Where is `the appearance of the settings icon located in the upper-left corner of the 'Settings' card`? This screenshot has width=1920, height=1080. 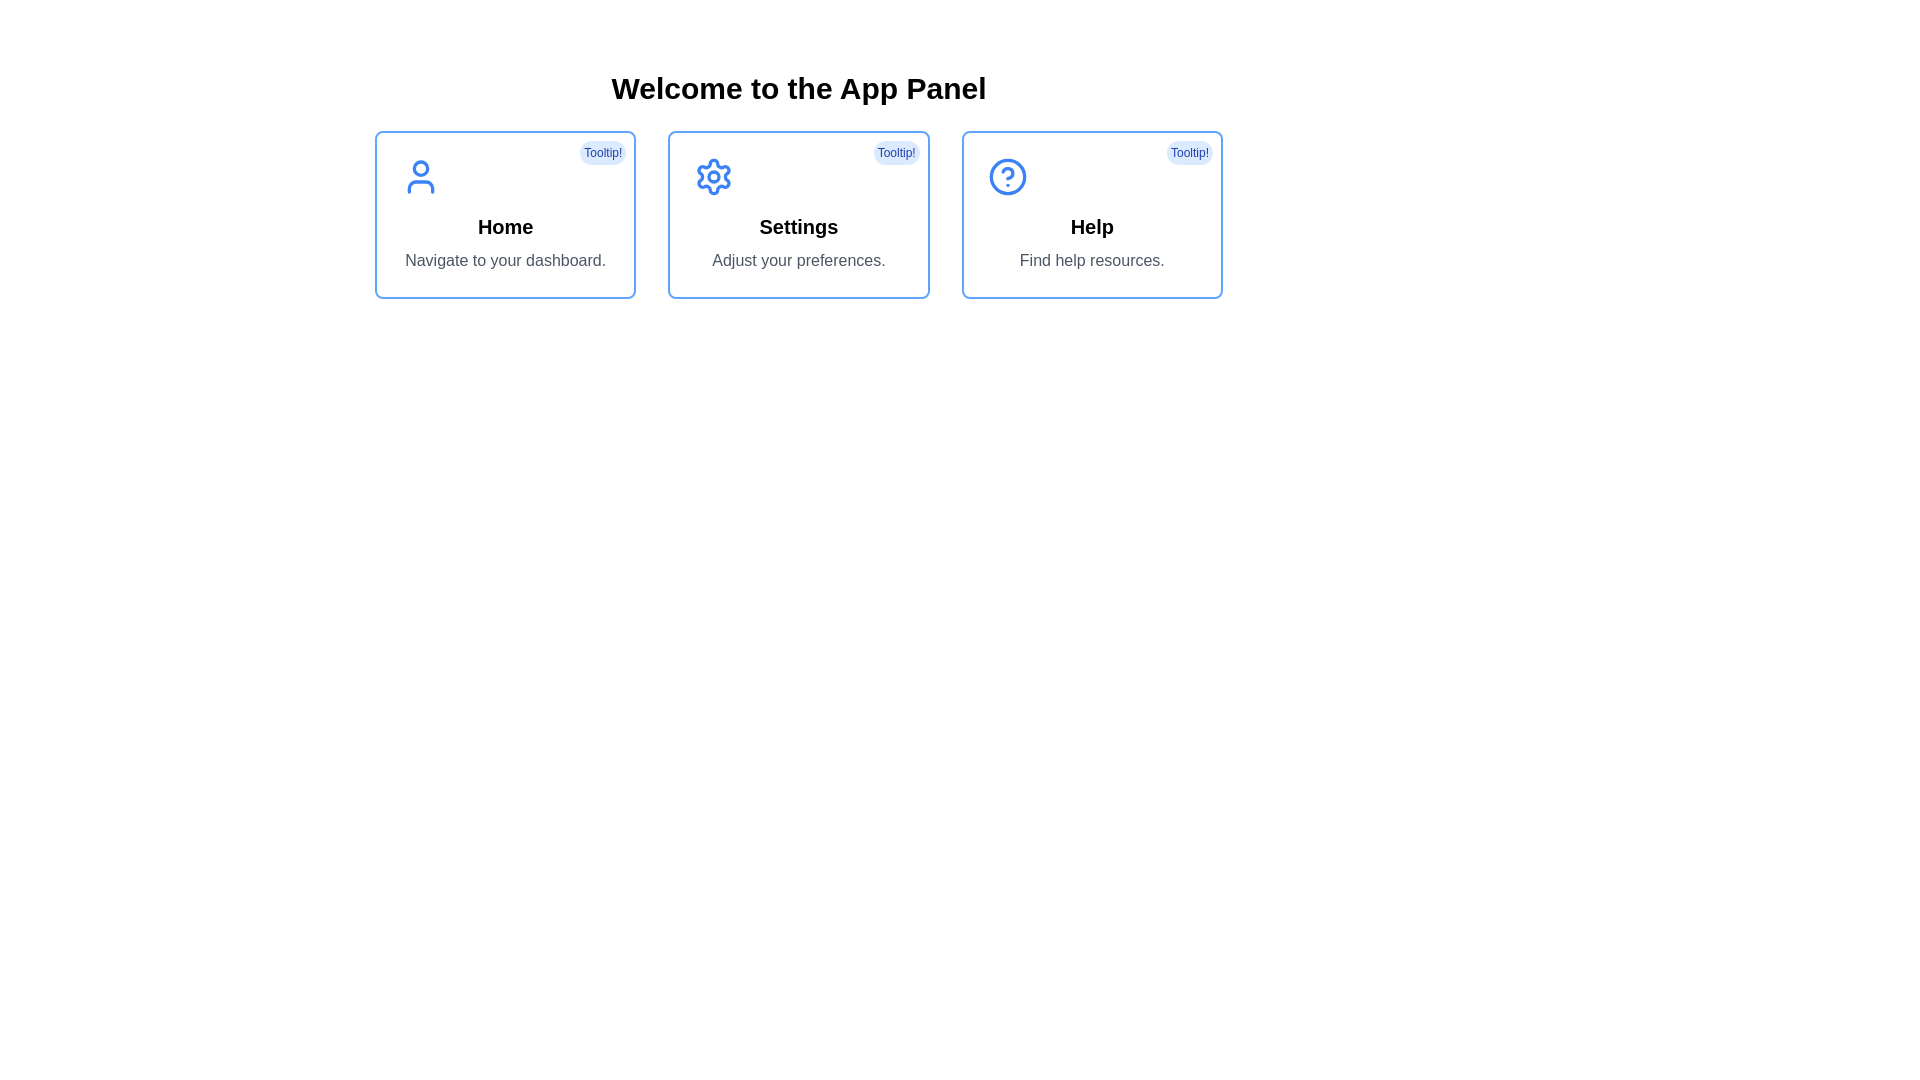 the appearance of the settings icon located in the upper-left corner of the 'Settings' card is located at coordinates (797, 176).